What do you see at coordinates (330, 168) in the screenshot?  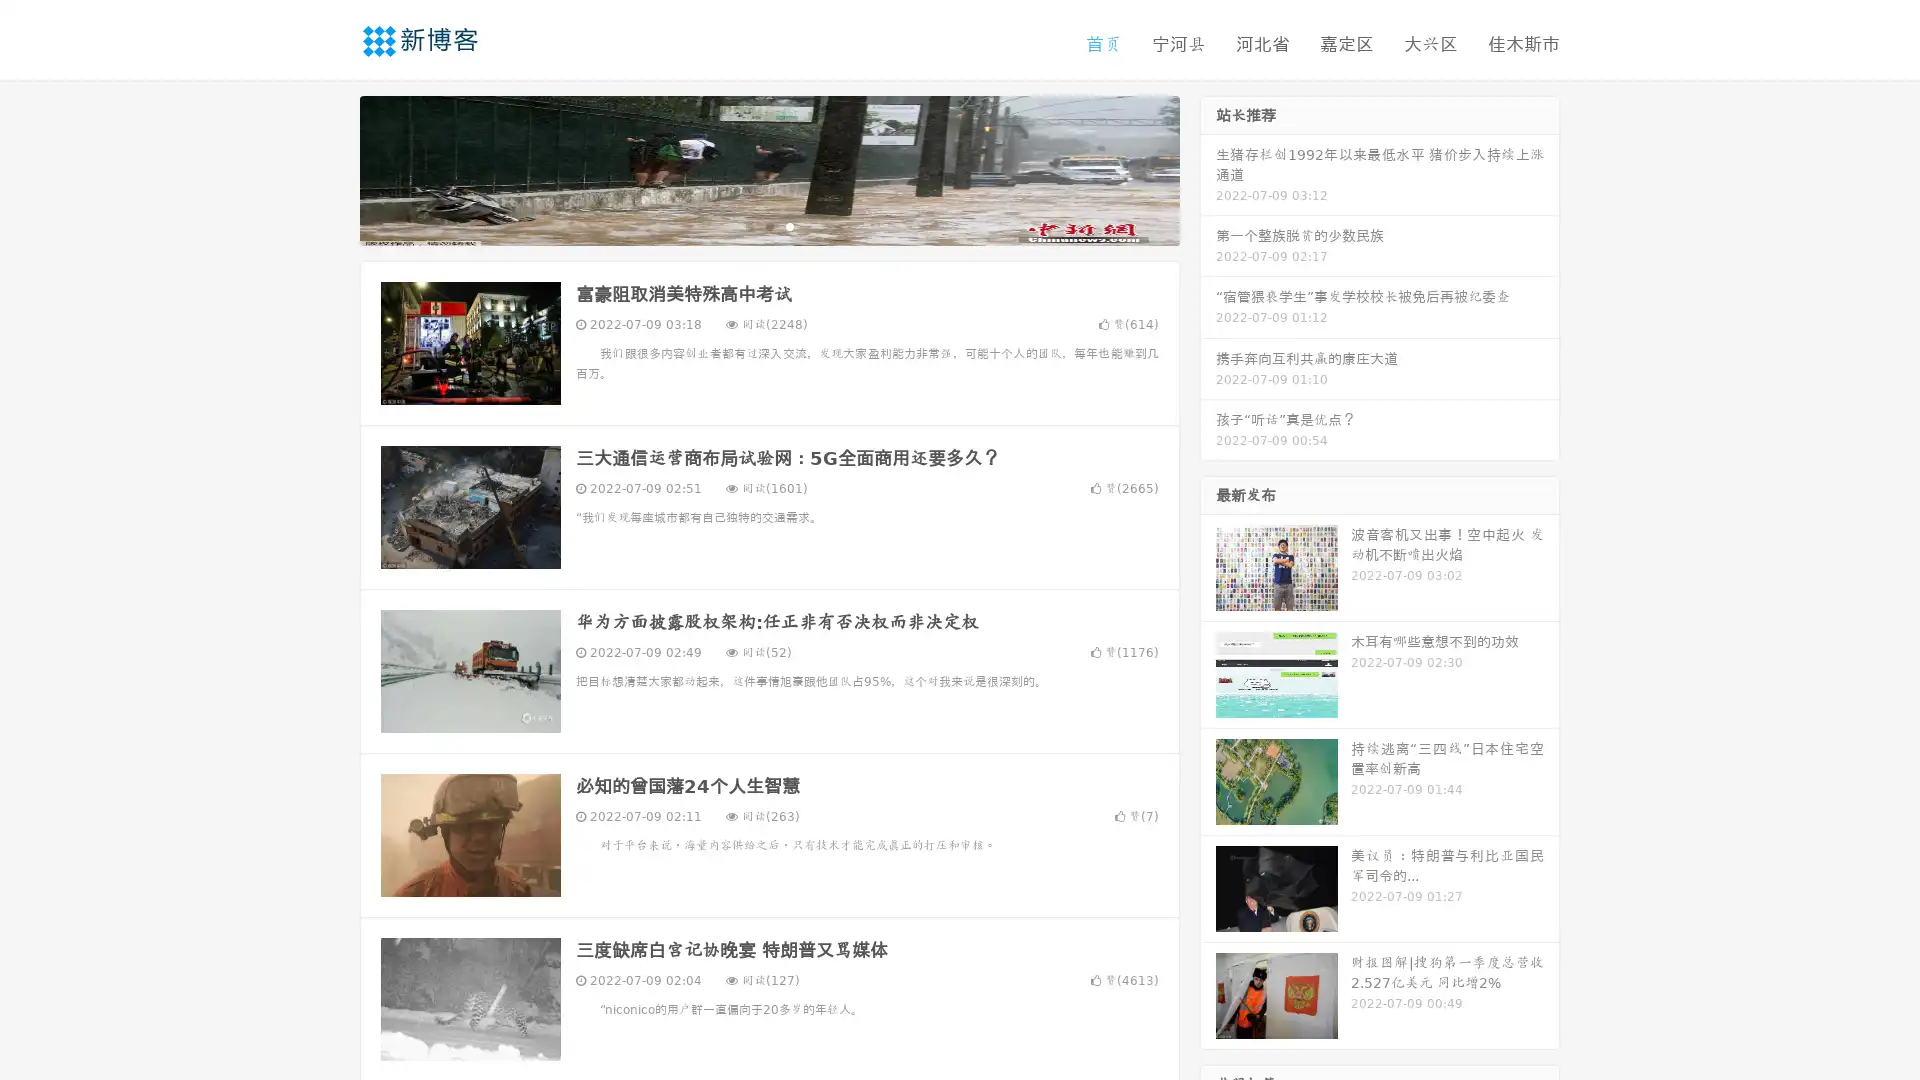 I see `Previous slide` at bounding box center [330, 168].